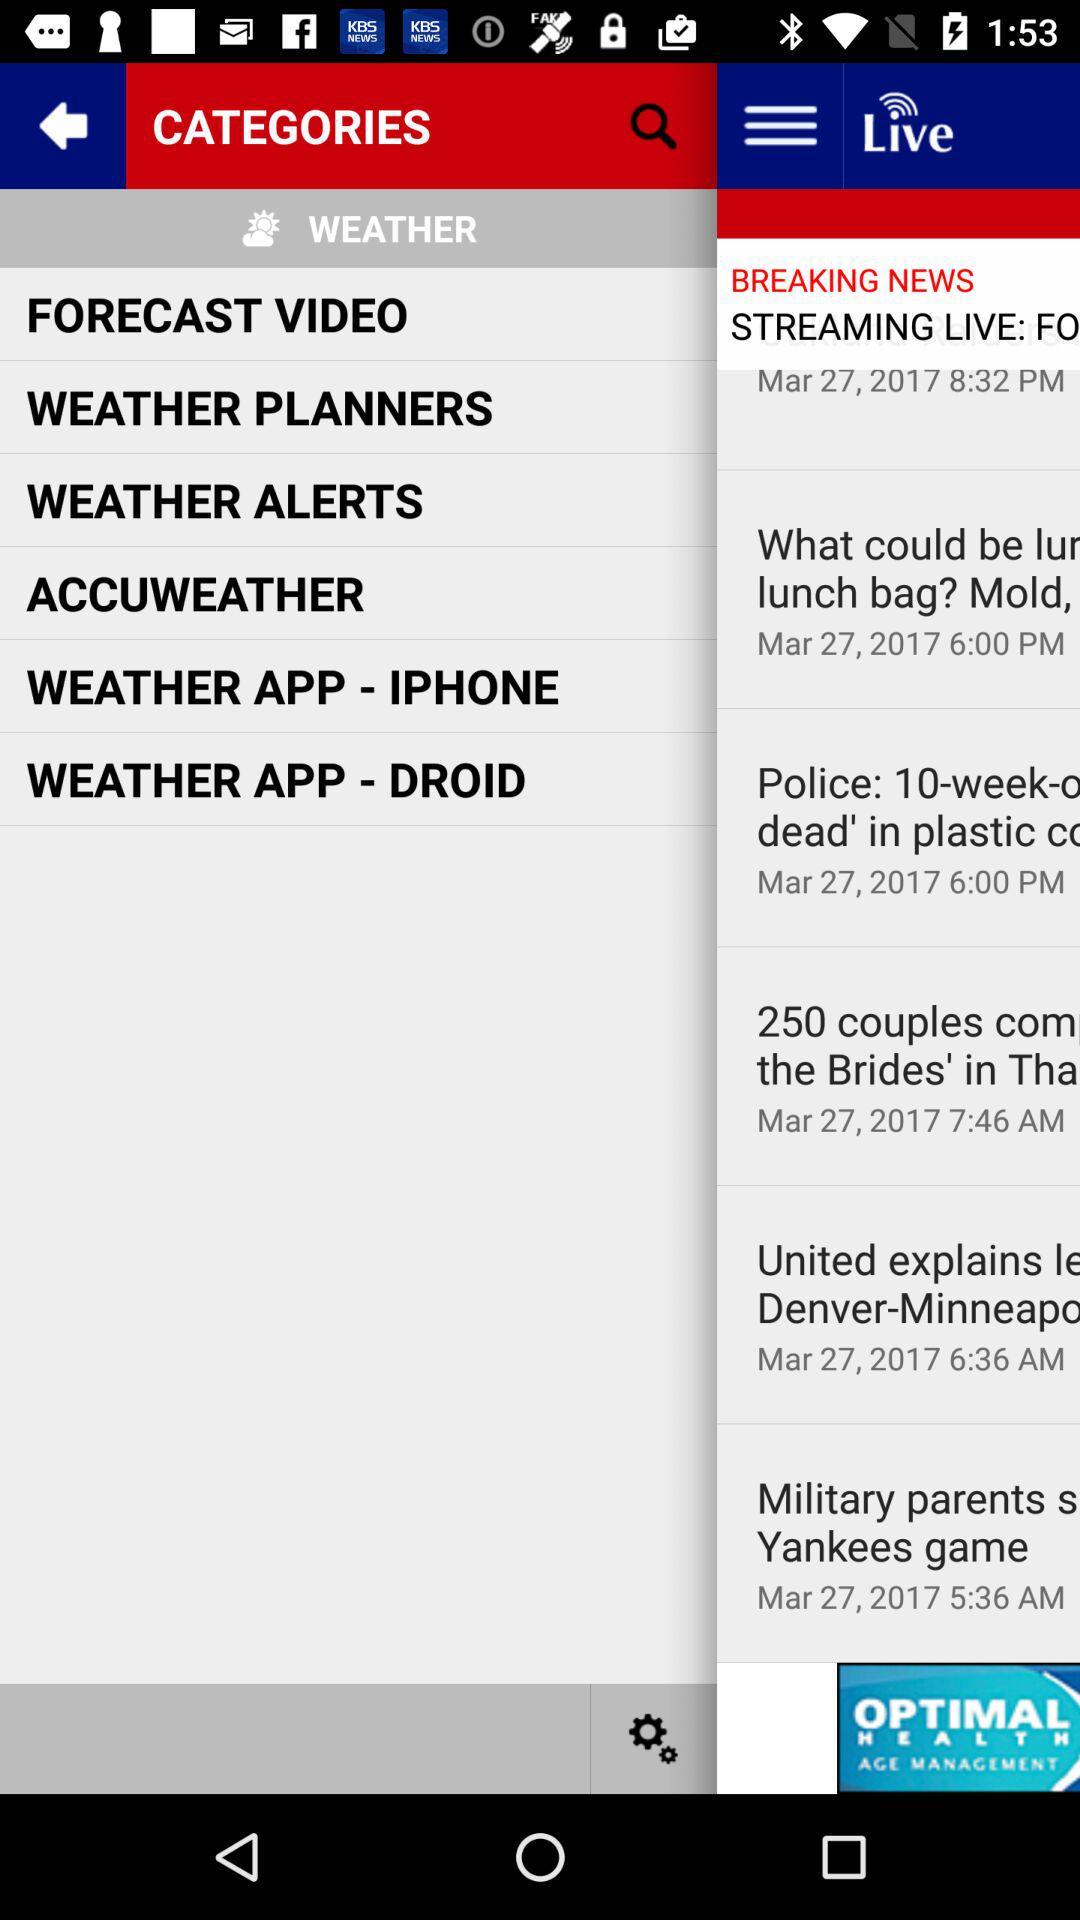 This screenshot has height=1920, width=1080. What do you see at coordinates (918, 329) in the screenshot?
I see `the icon below the breaking news item` at bounding box center [918, 329].